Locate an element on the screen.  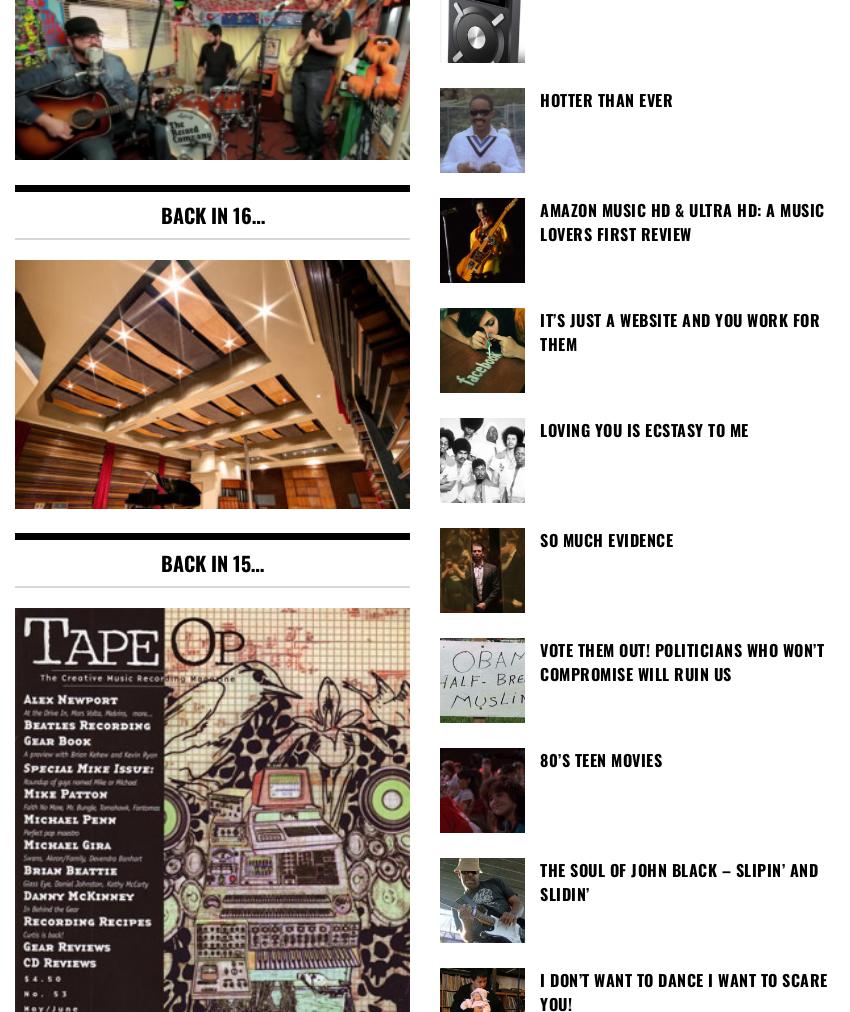
'Amazon Music HD & Ultra HD: A Music Lovers First Review' is located at coordinates (681, 221).